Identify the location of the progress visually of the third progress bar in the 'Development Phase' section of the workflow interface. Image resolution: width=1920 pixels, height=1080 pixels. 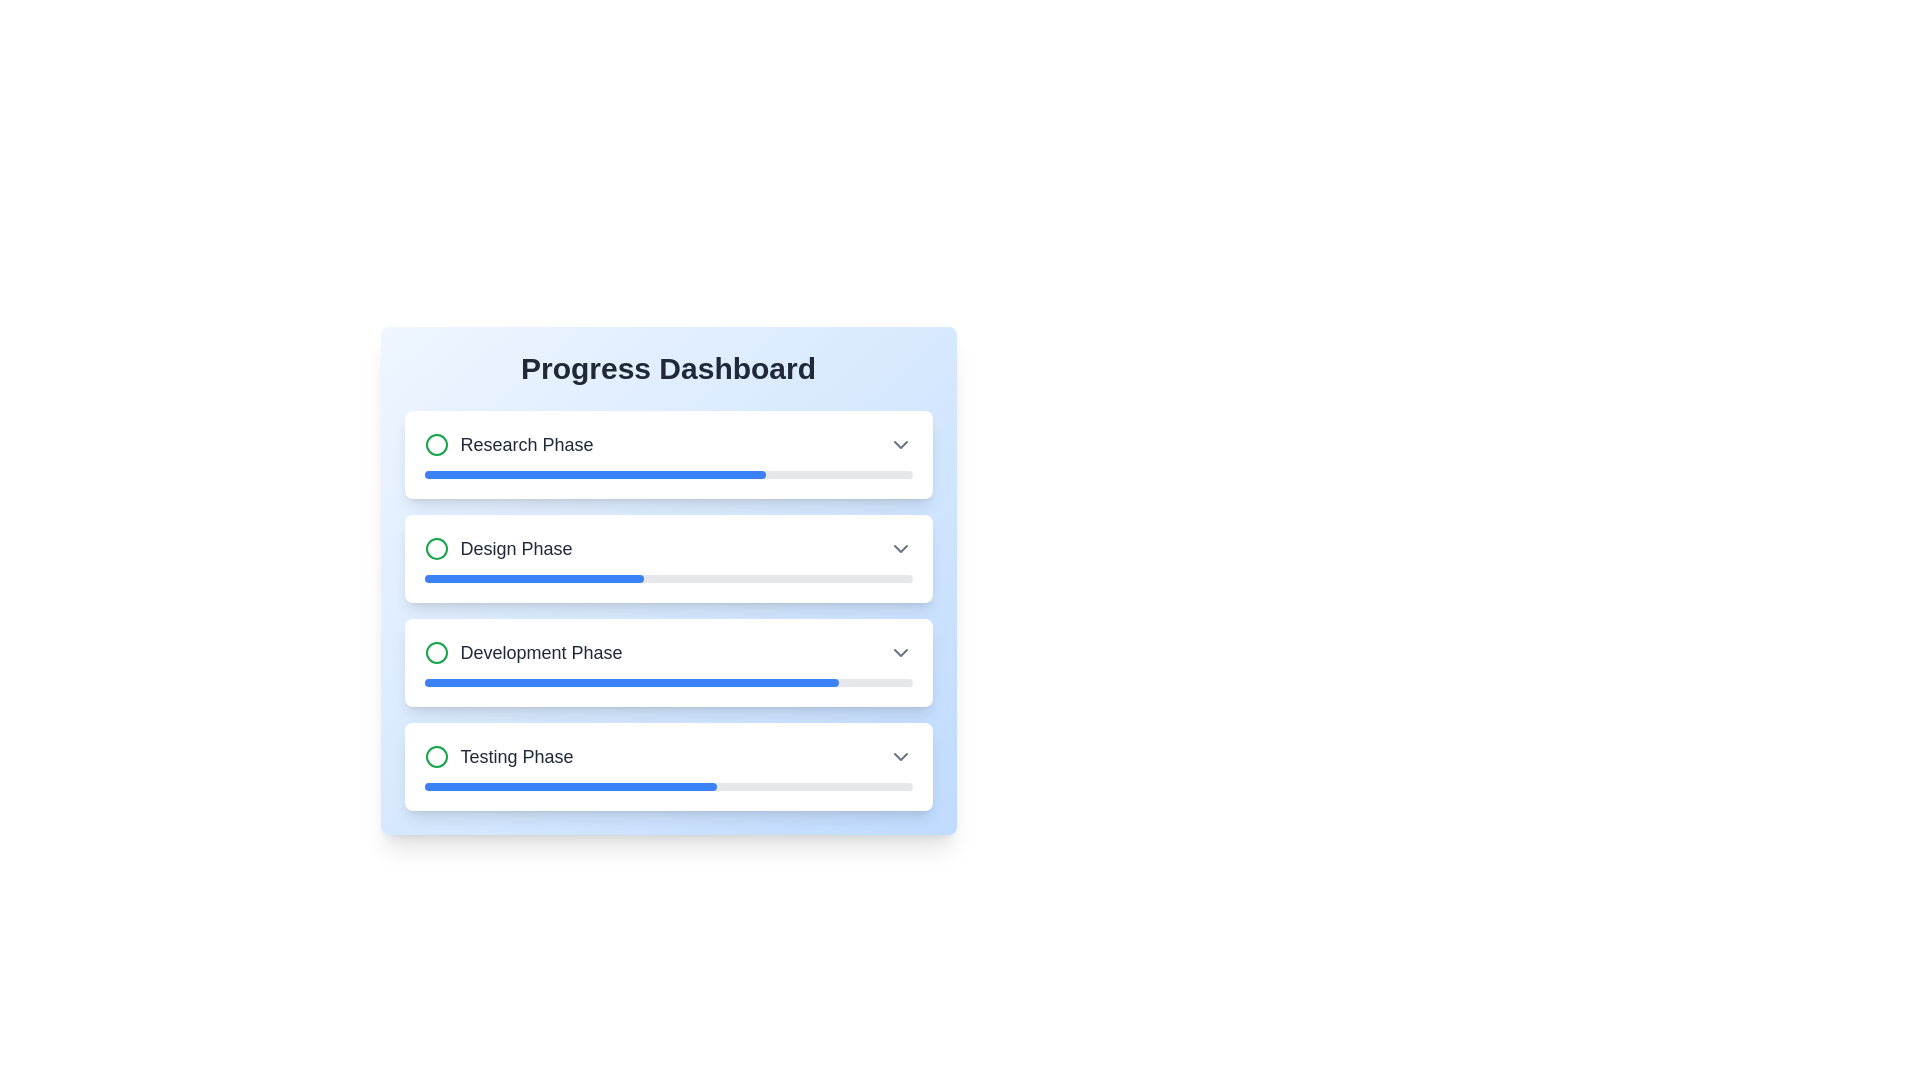
(630, 681).